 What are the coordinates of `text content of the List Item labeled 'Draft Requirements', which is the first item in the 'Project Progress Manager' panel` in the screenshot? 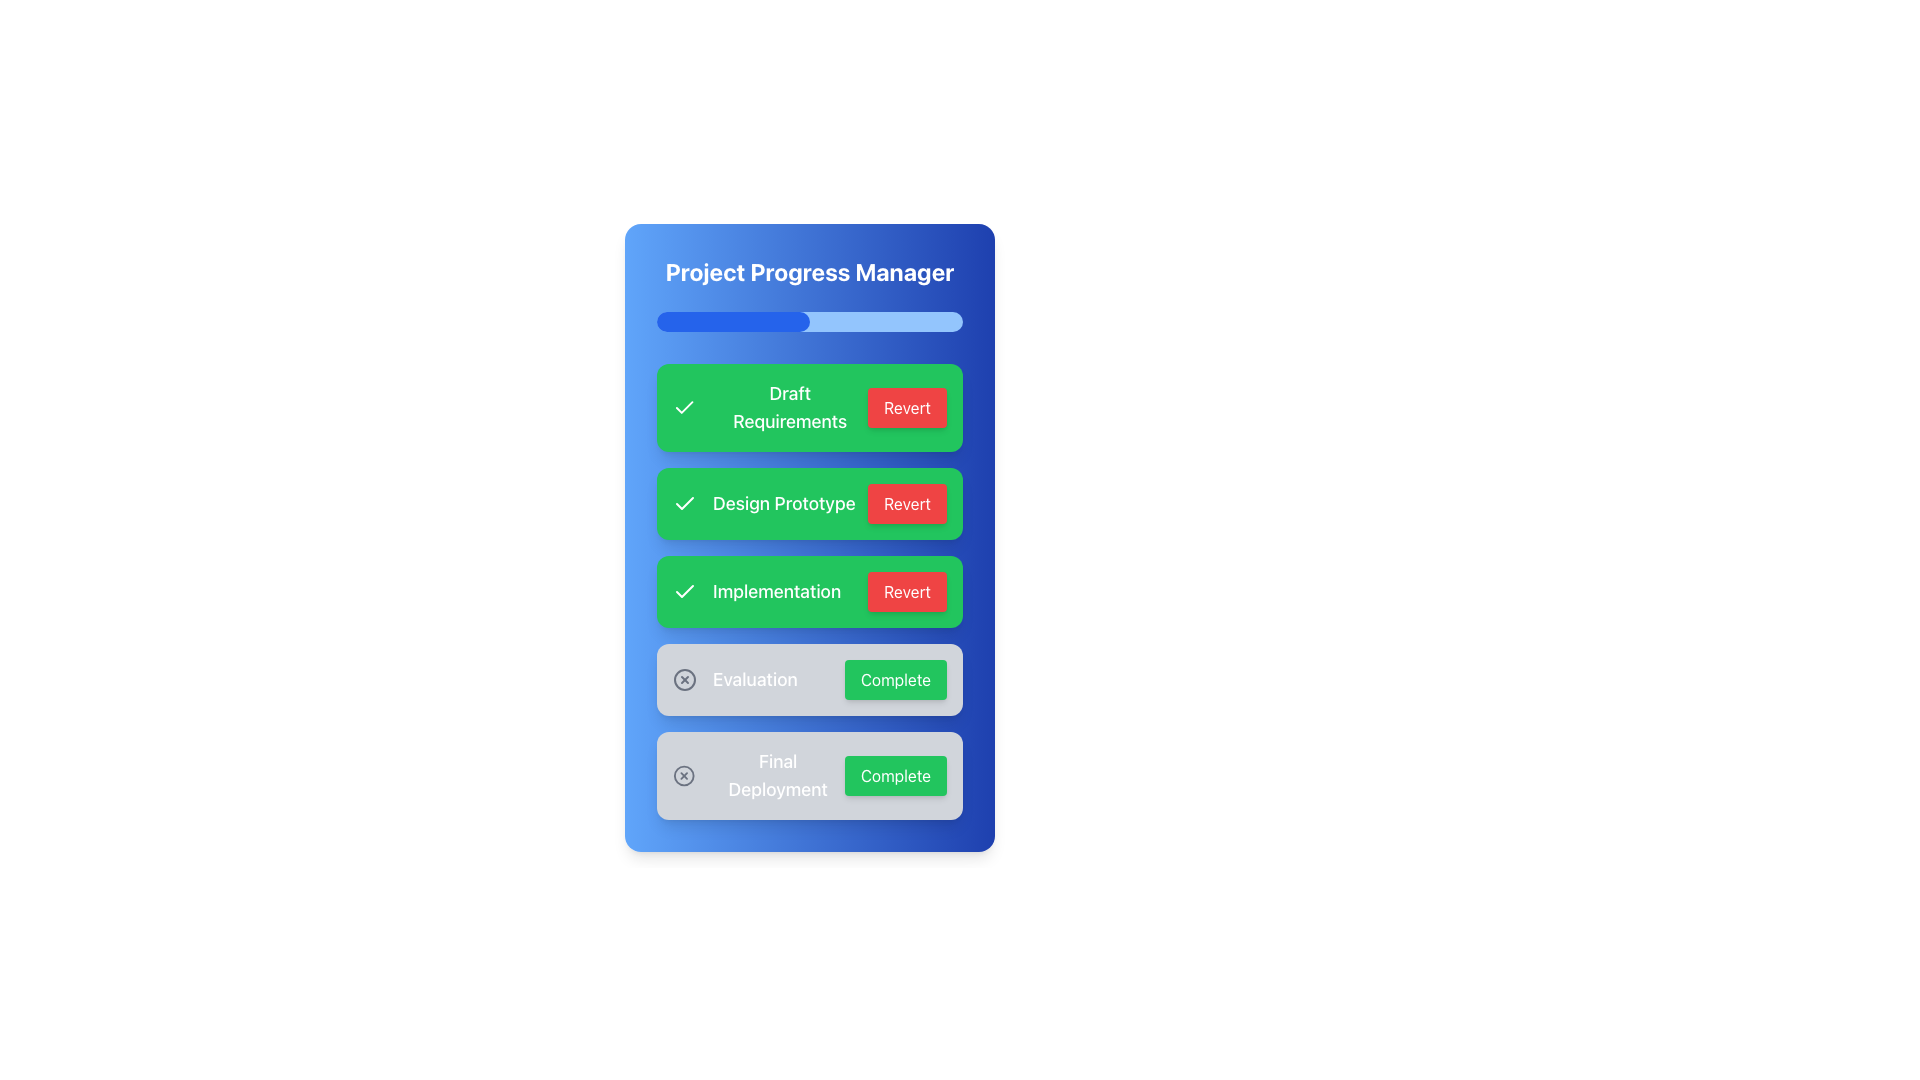 It's located at (810, 407).